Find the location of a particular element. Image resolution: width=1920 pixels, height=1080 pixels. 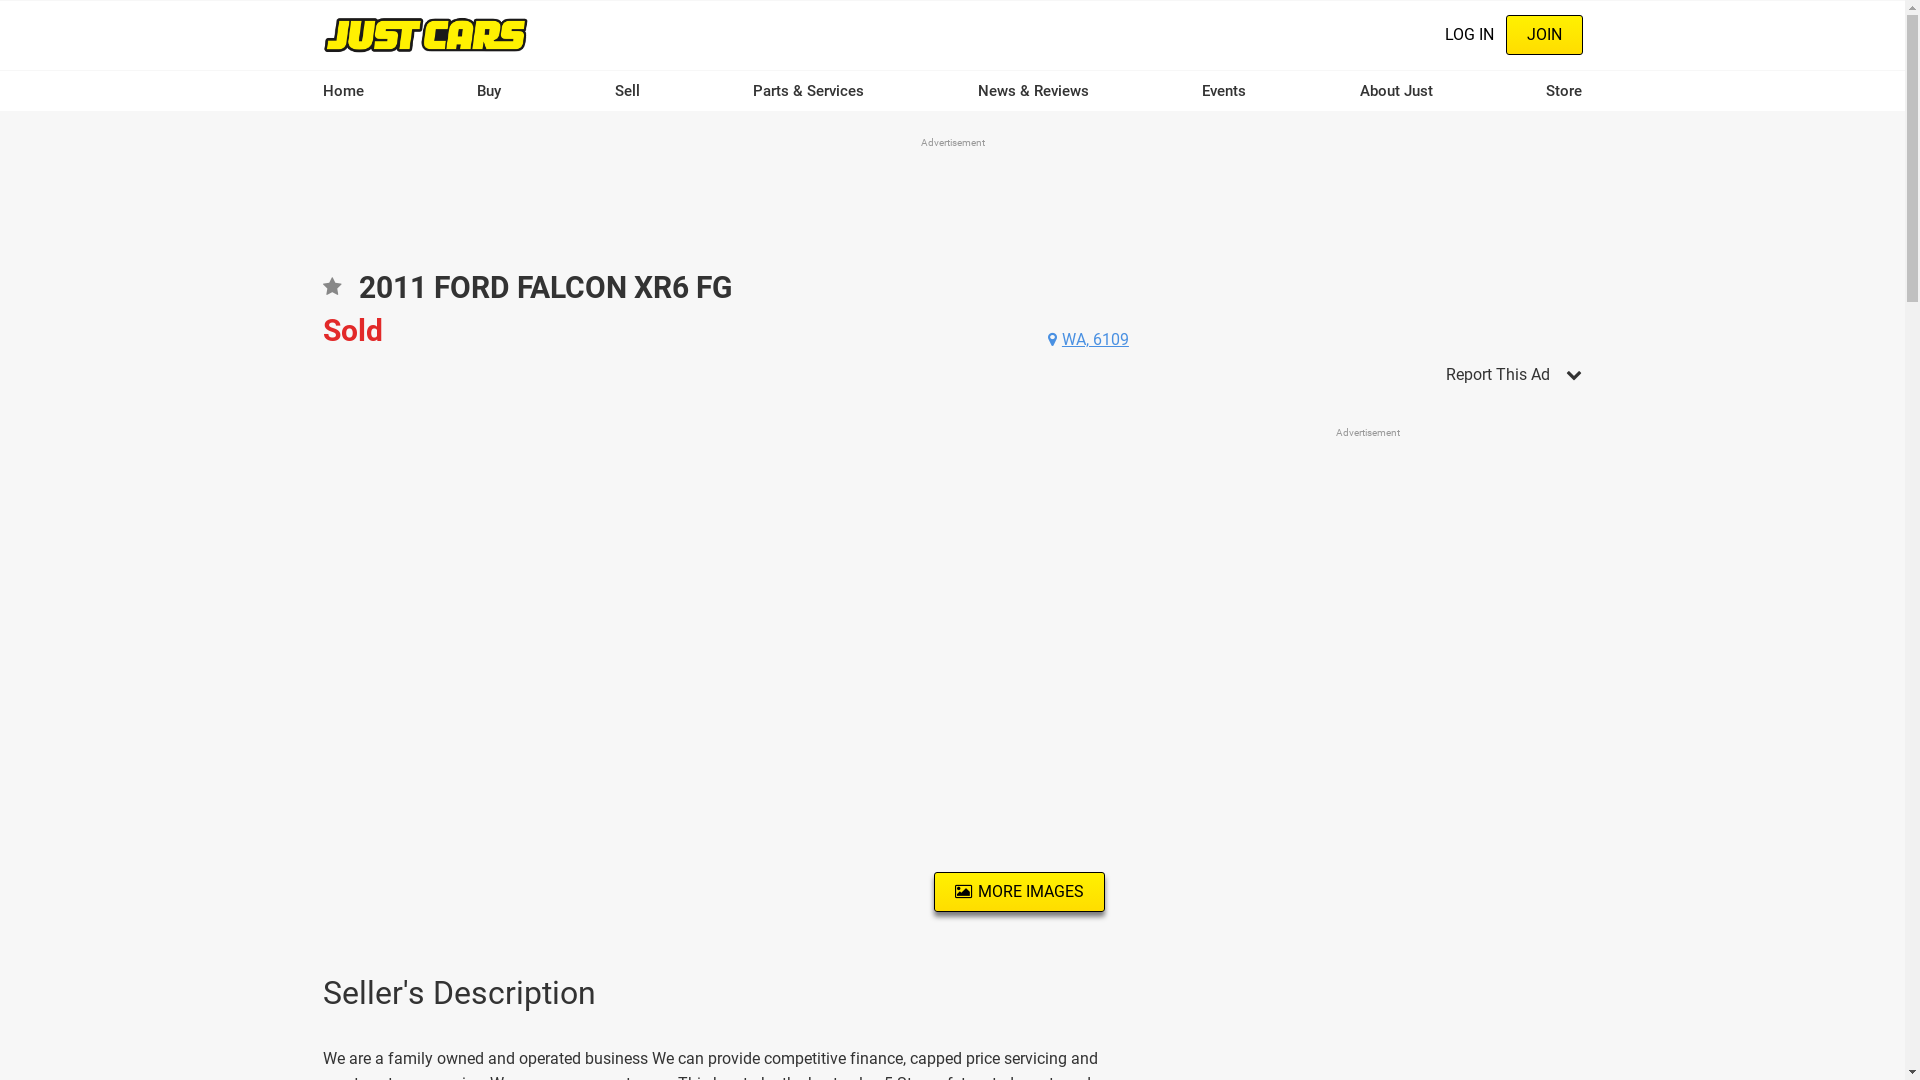

'JOIN' is located at coordinates (1506, 34).